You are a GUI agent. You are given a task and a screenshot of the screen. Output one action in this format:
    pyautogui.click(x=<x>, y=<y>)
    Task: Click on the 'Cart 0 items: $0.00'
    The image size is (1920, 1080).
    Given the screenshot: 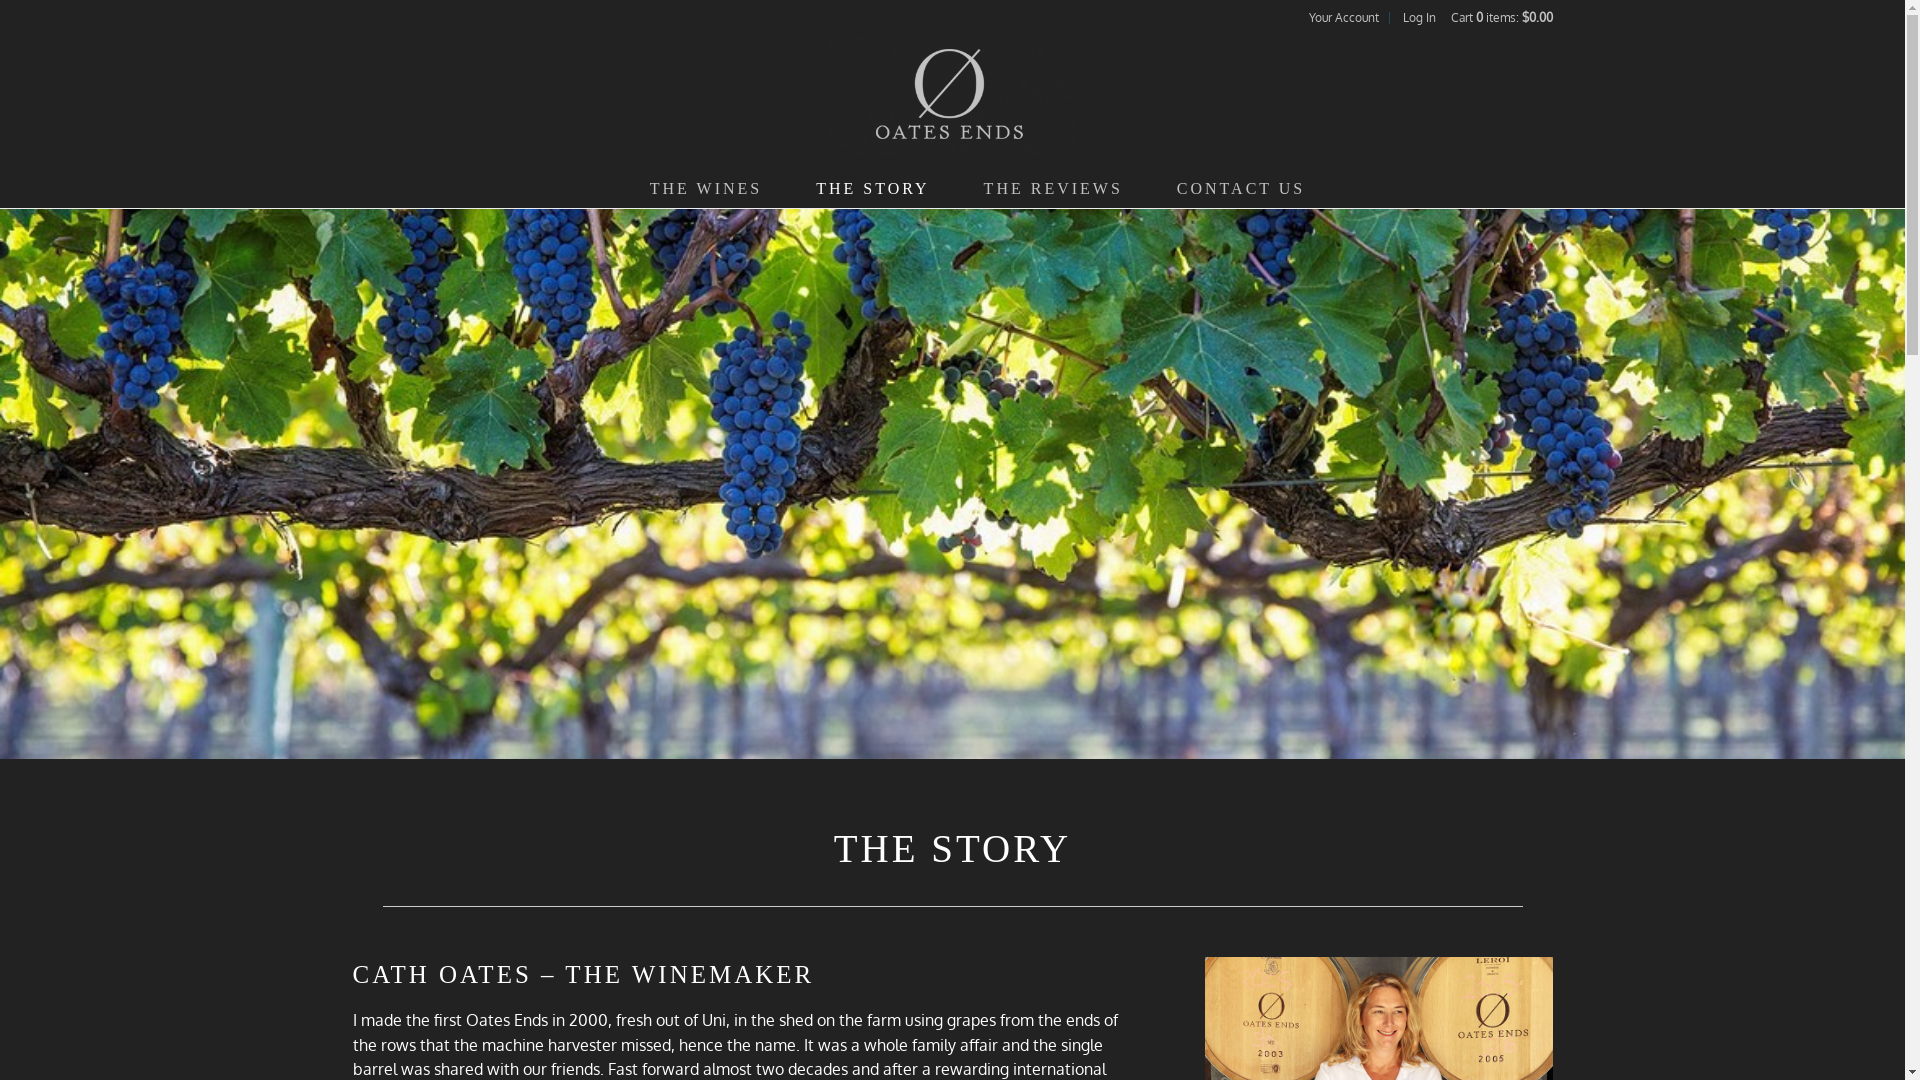 What is the action you would take?
    pyautogui.click(x=1501, y=17)
    